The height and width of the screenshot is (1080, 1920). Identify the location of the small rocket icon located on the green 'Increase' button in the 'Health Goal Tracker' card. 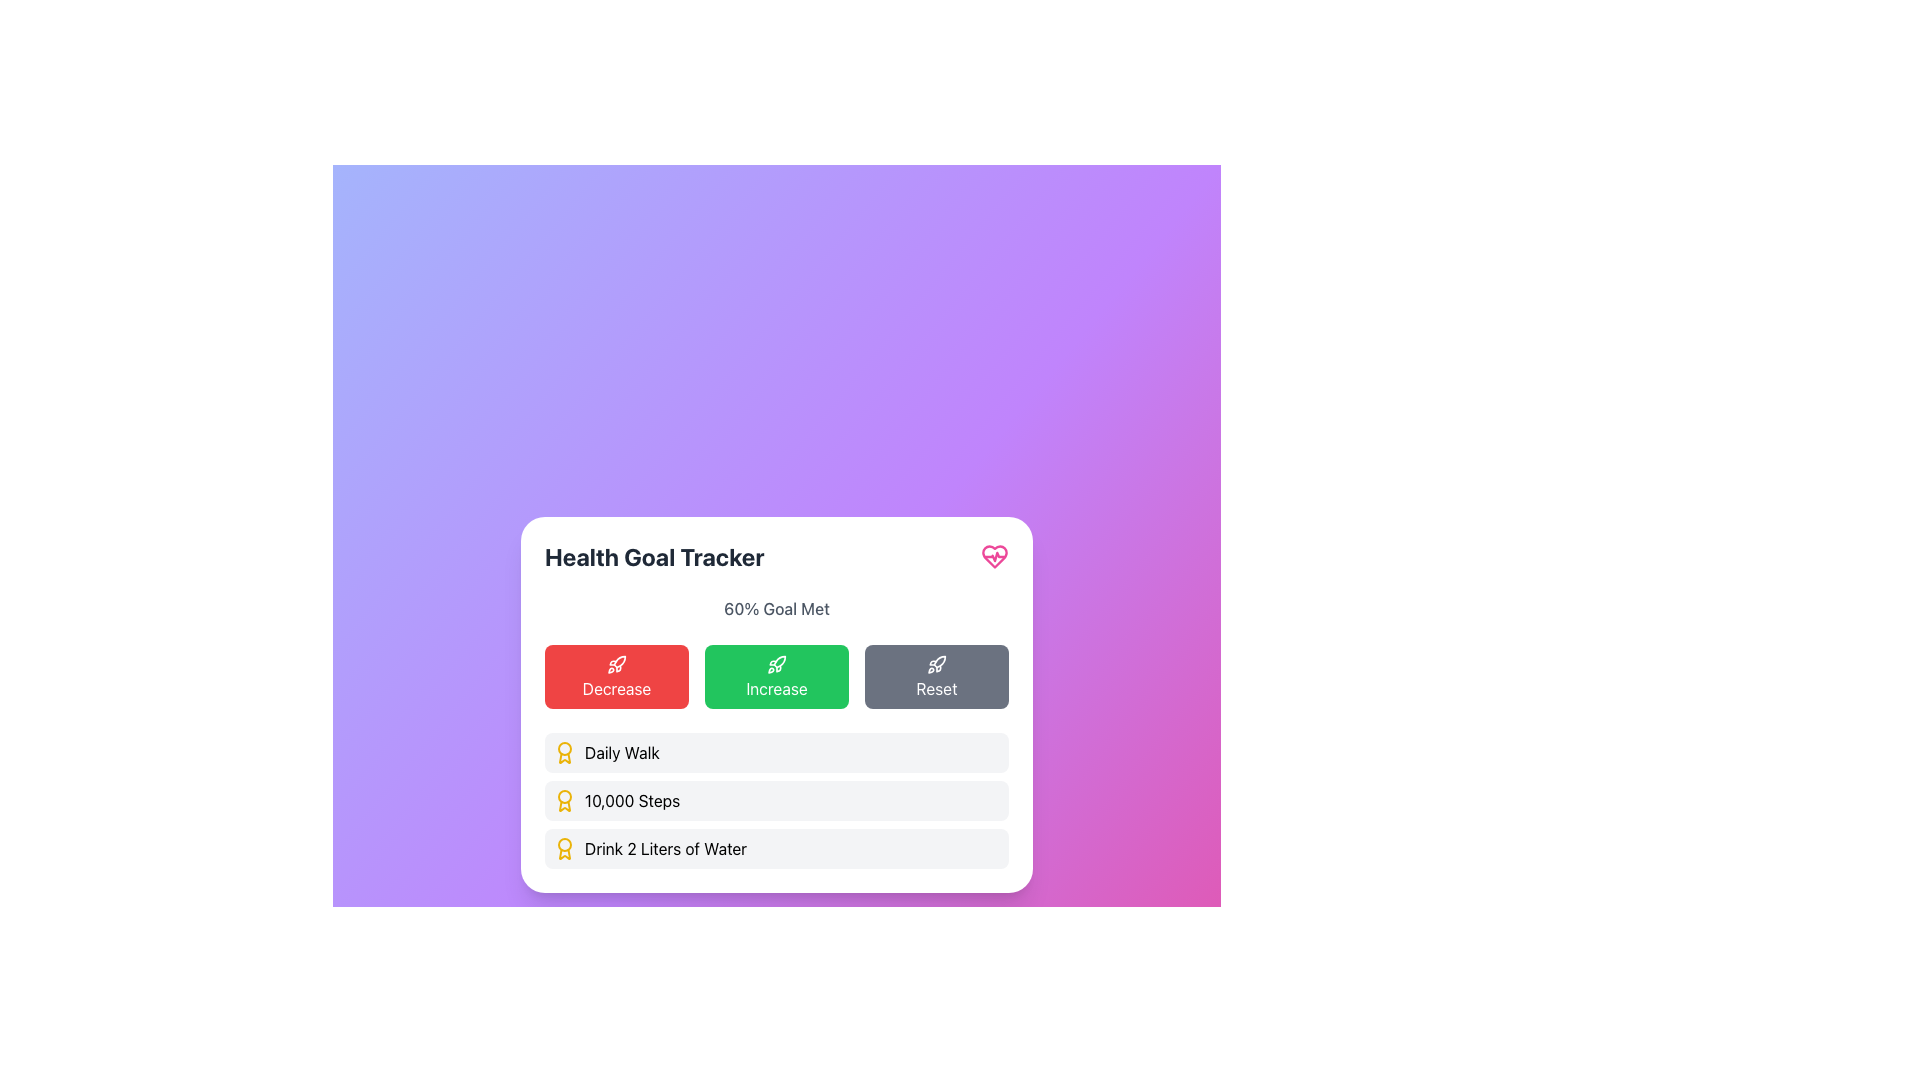
(776, 664).